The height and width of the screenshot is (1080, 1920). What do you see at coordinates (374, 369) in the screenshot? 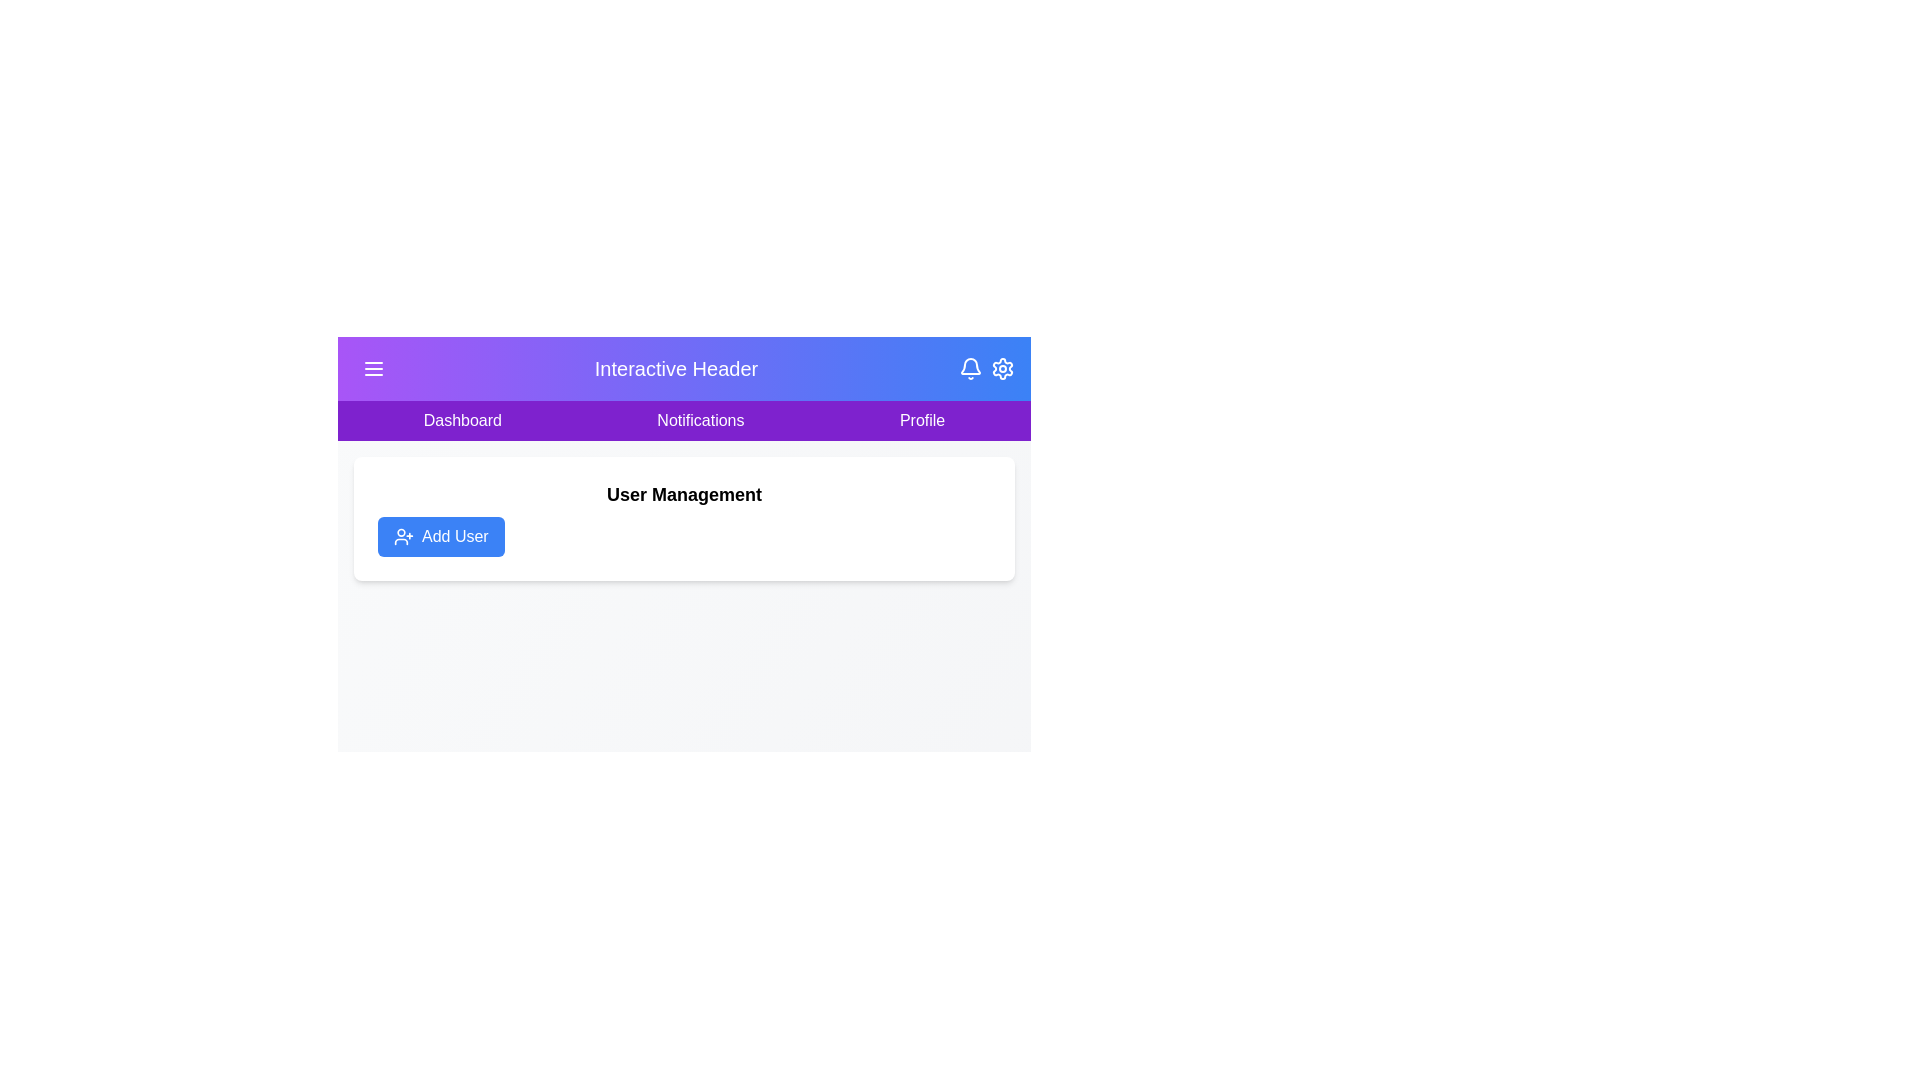
I see `menu button to toggle the menu visibility` at bounding box center [374, 369].